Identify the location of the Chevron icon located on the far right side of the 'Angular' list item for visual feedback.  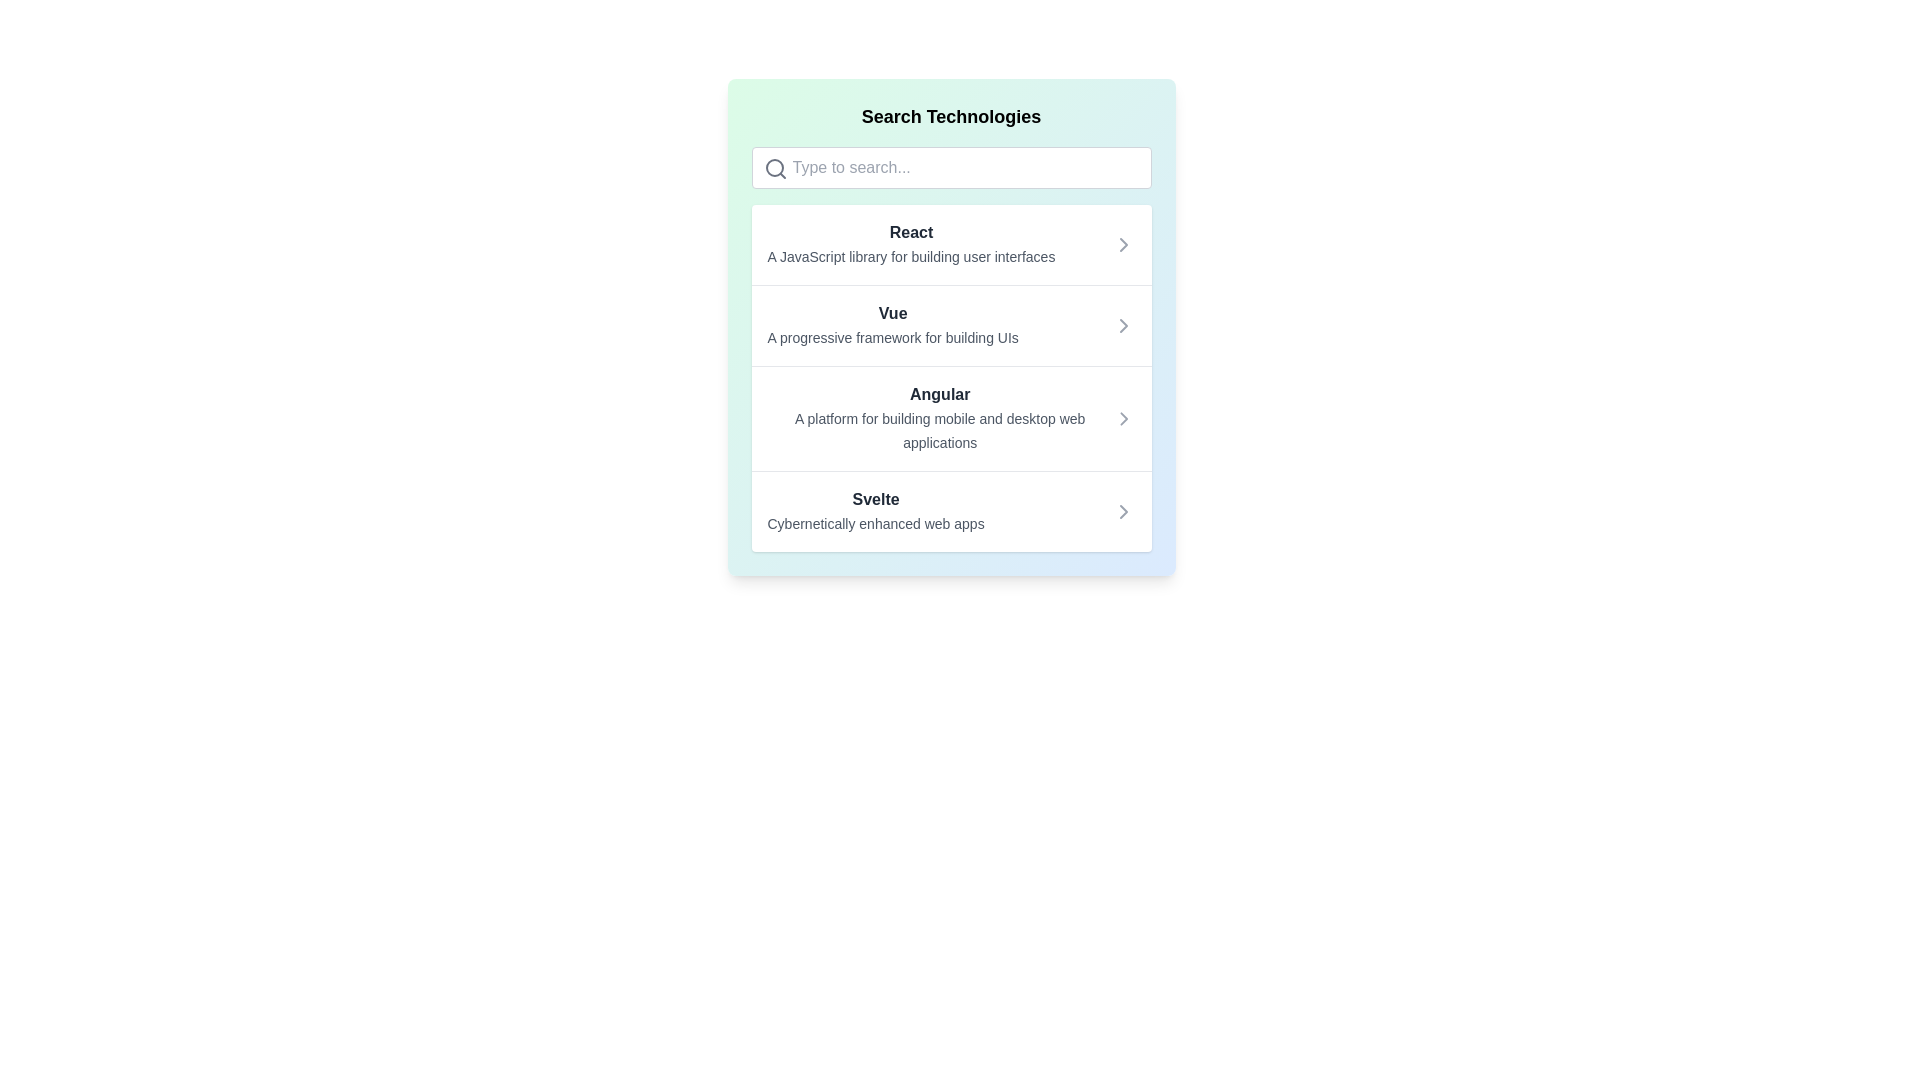
(1124, 418).